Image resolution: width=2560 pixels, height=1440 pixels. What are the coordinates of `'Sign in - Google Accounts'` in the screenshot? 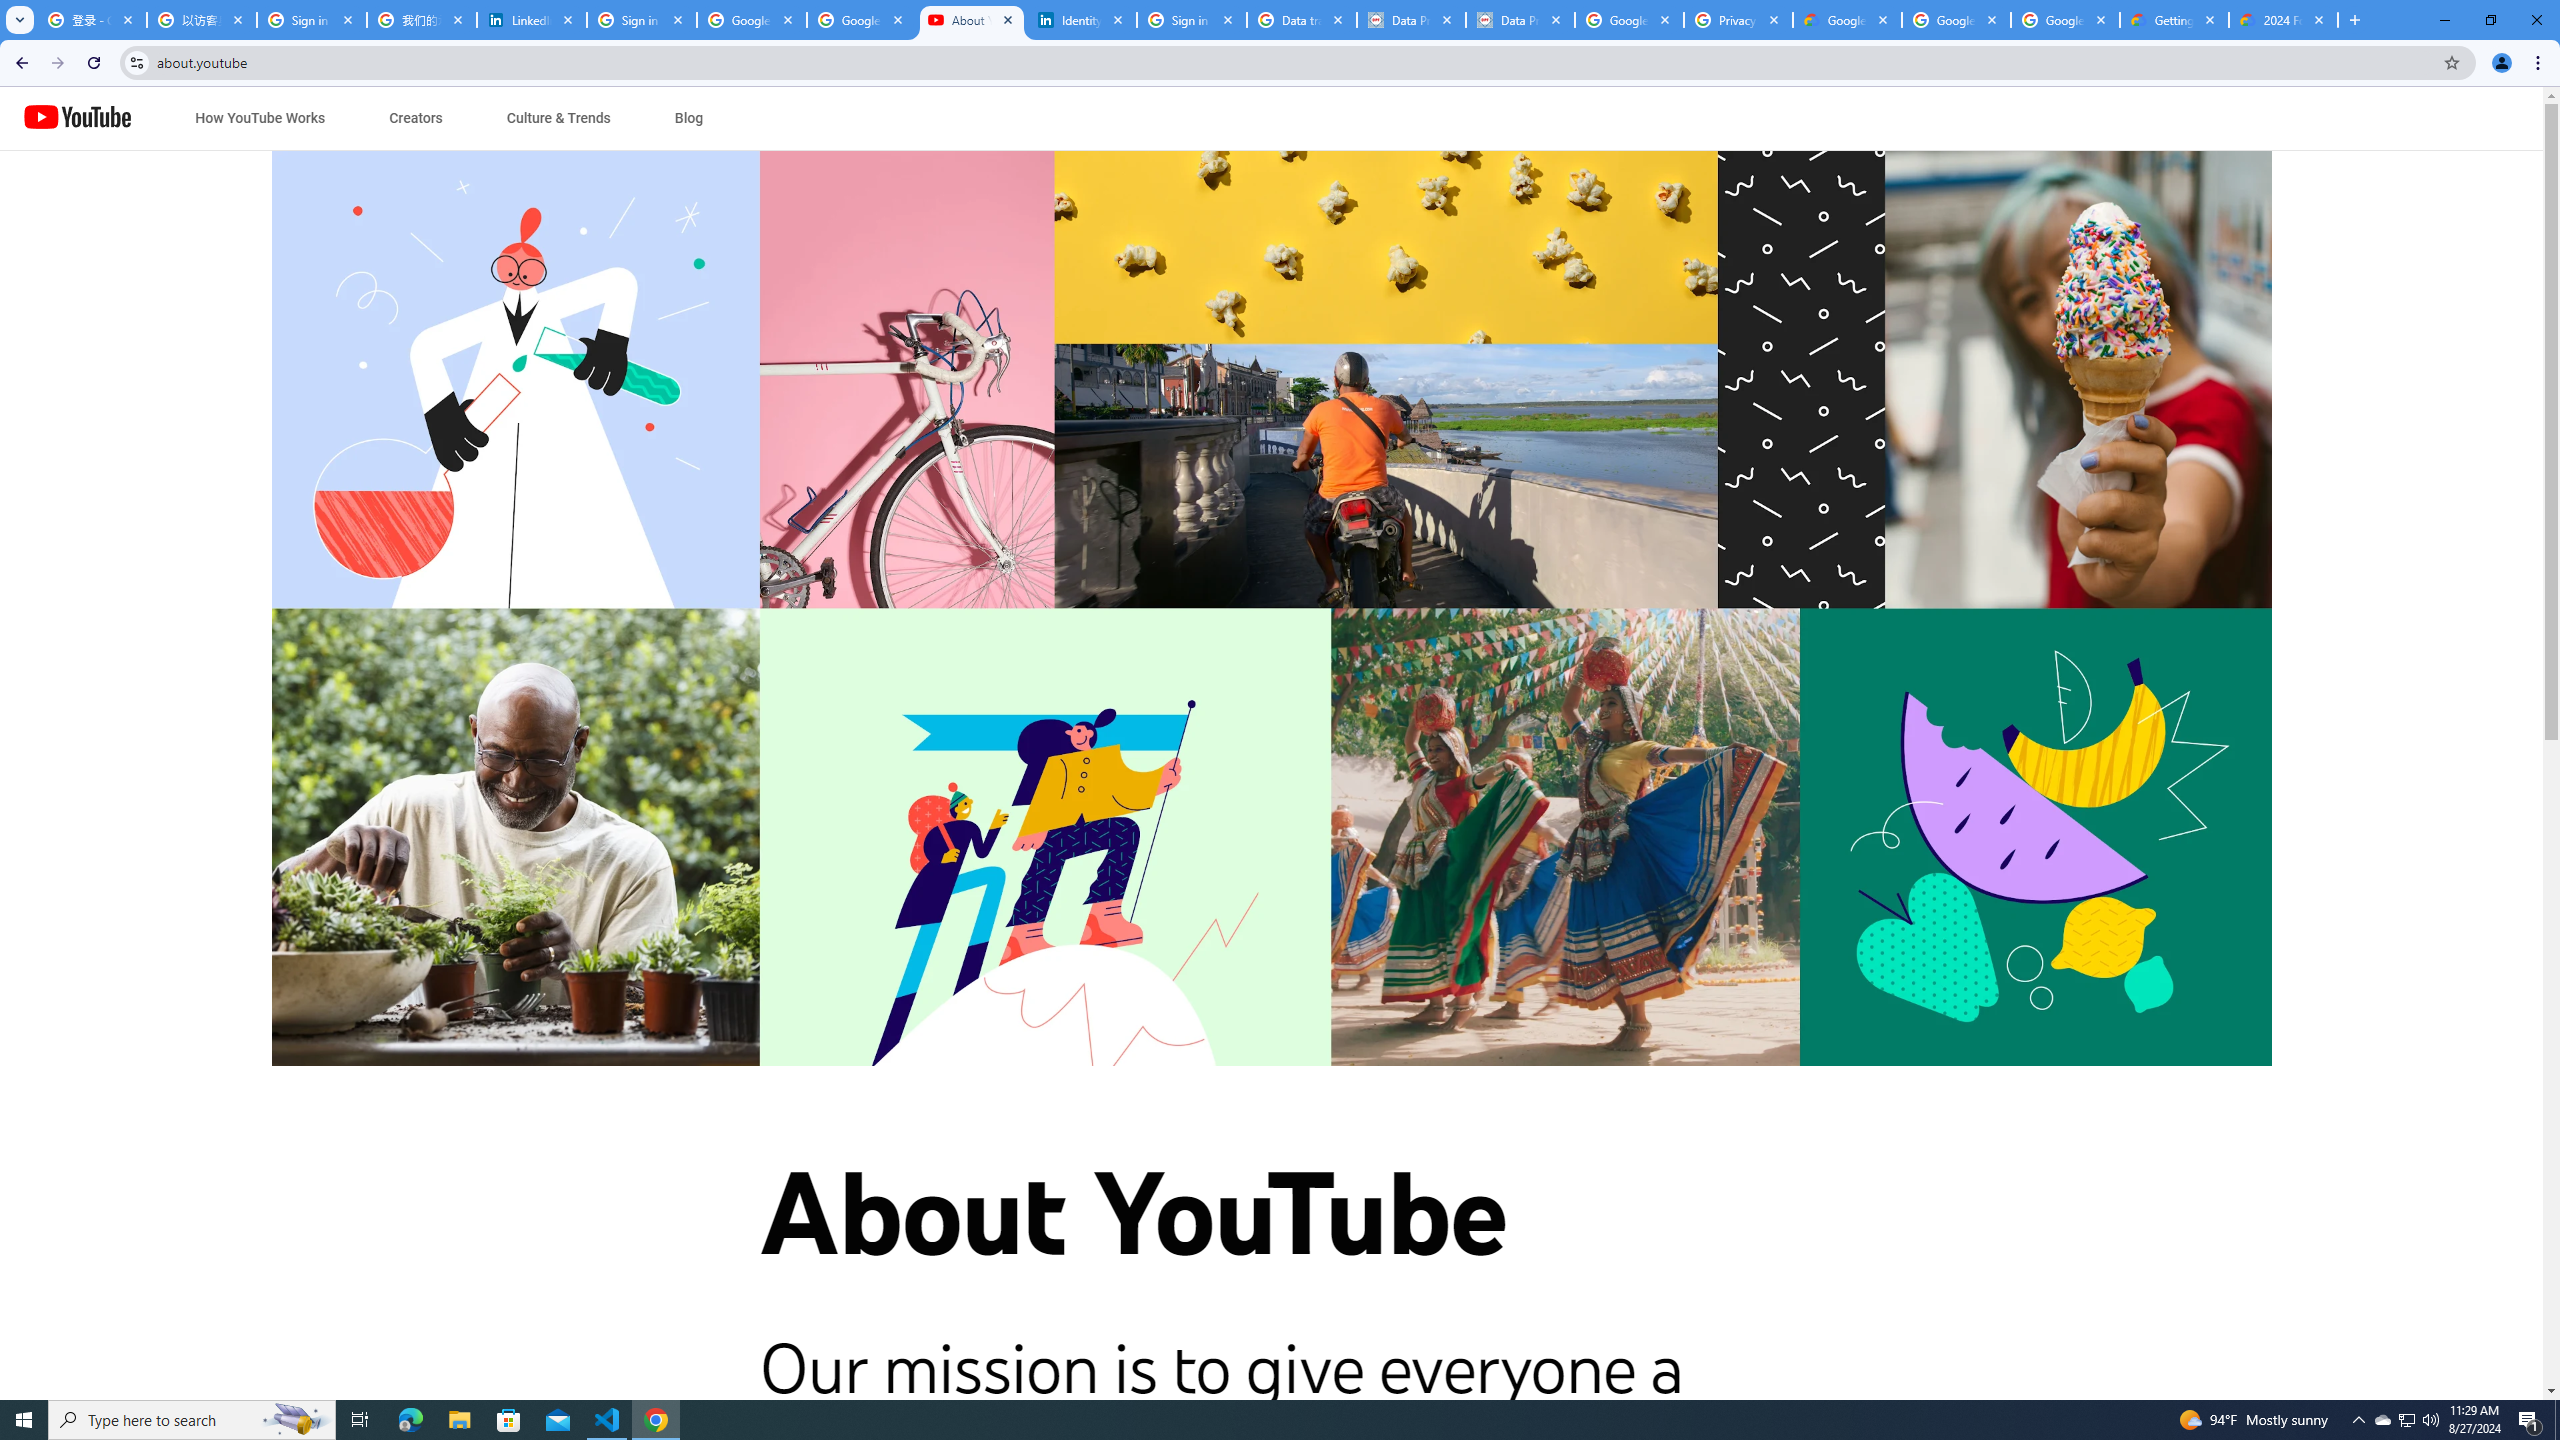 It's located at (1191, 19).